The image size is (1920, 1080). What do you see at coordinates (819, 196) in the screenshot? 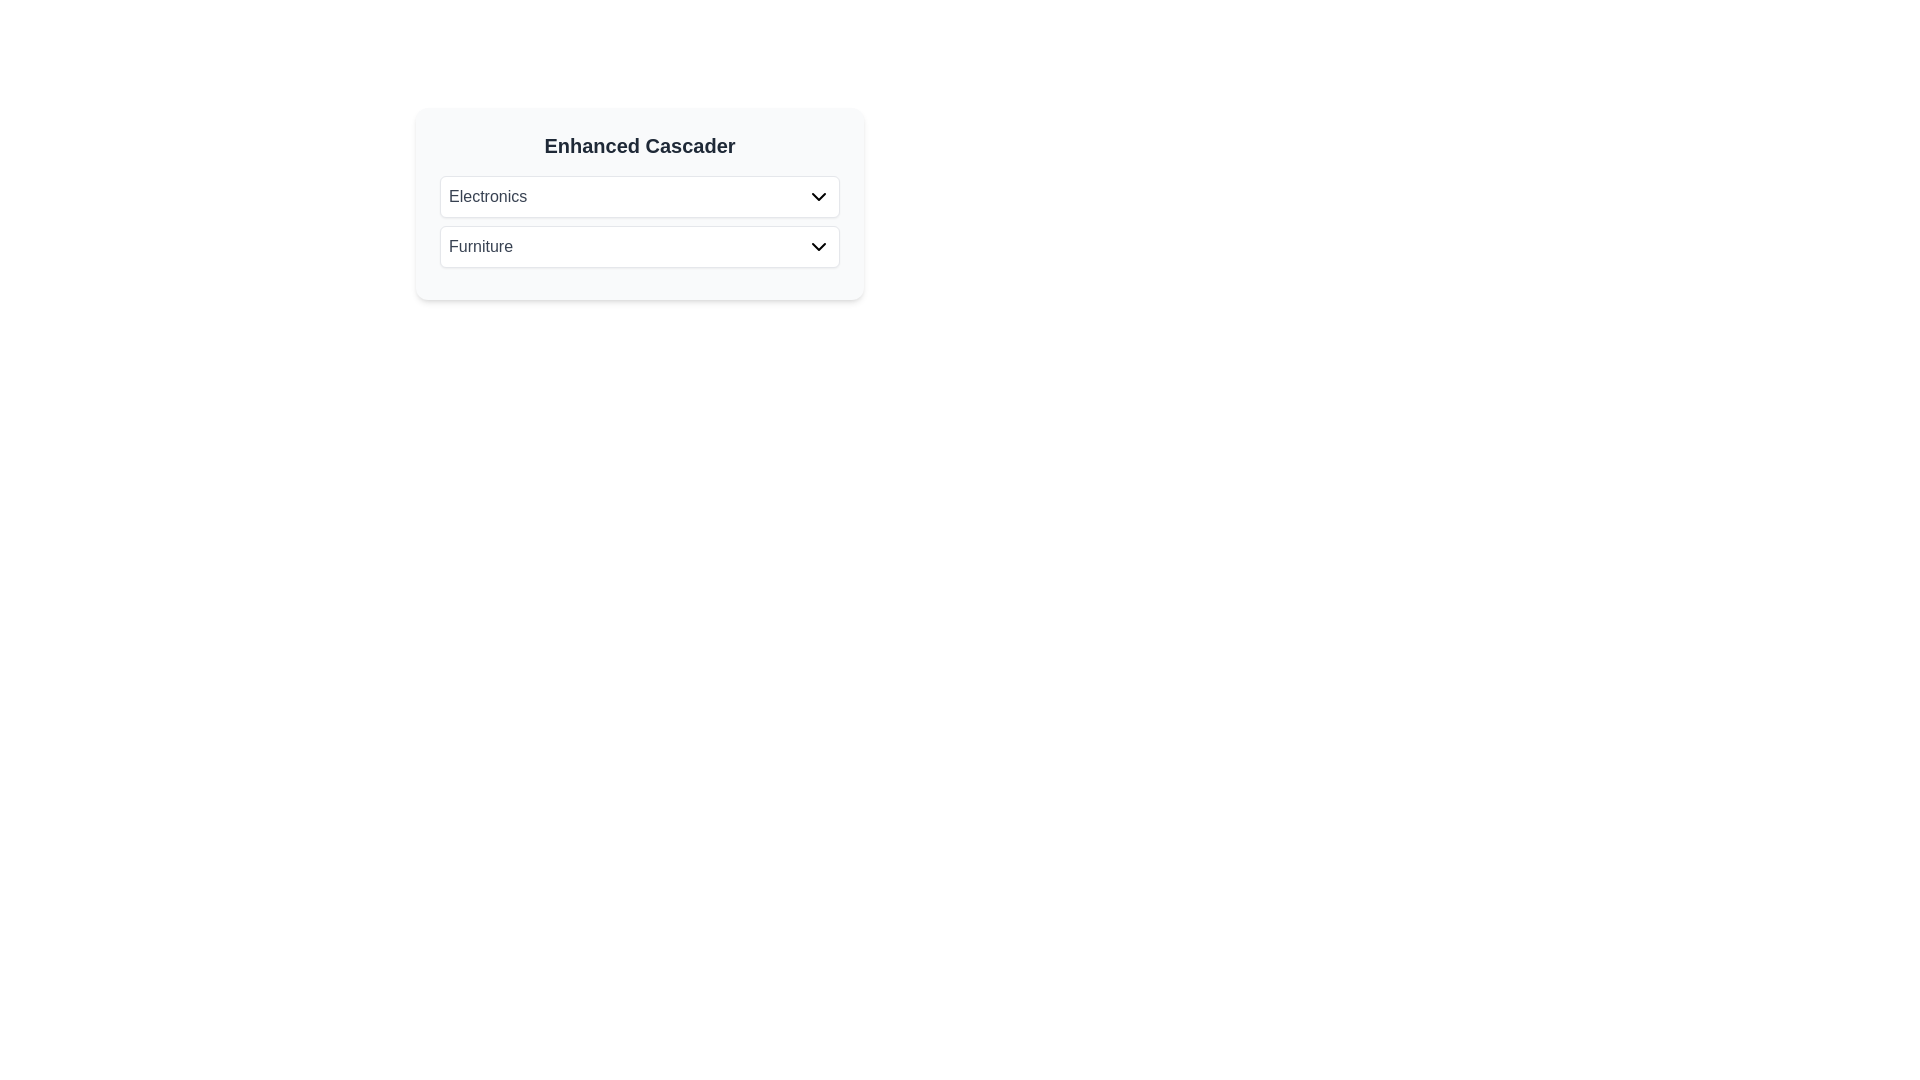
I see `the dropdown indicator icon located to the right of the 'Electronics' label to focus on it` at bounding box center [819, 196].